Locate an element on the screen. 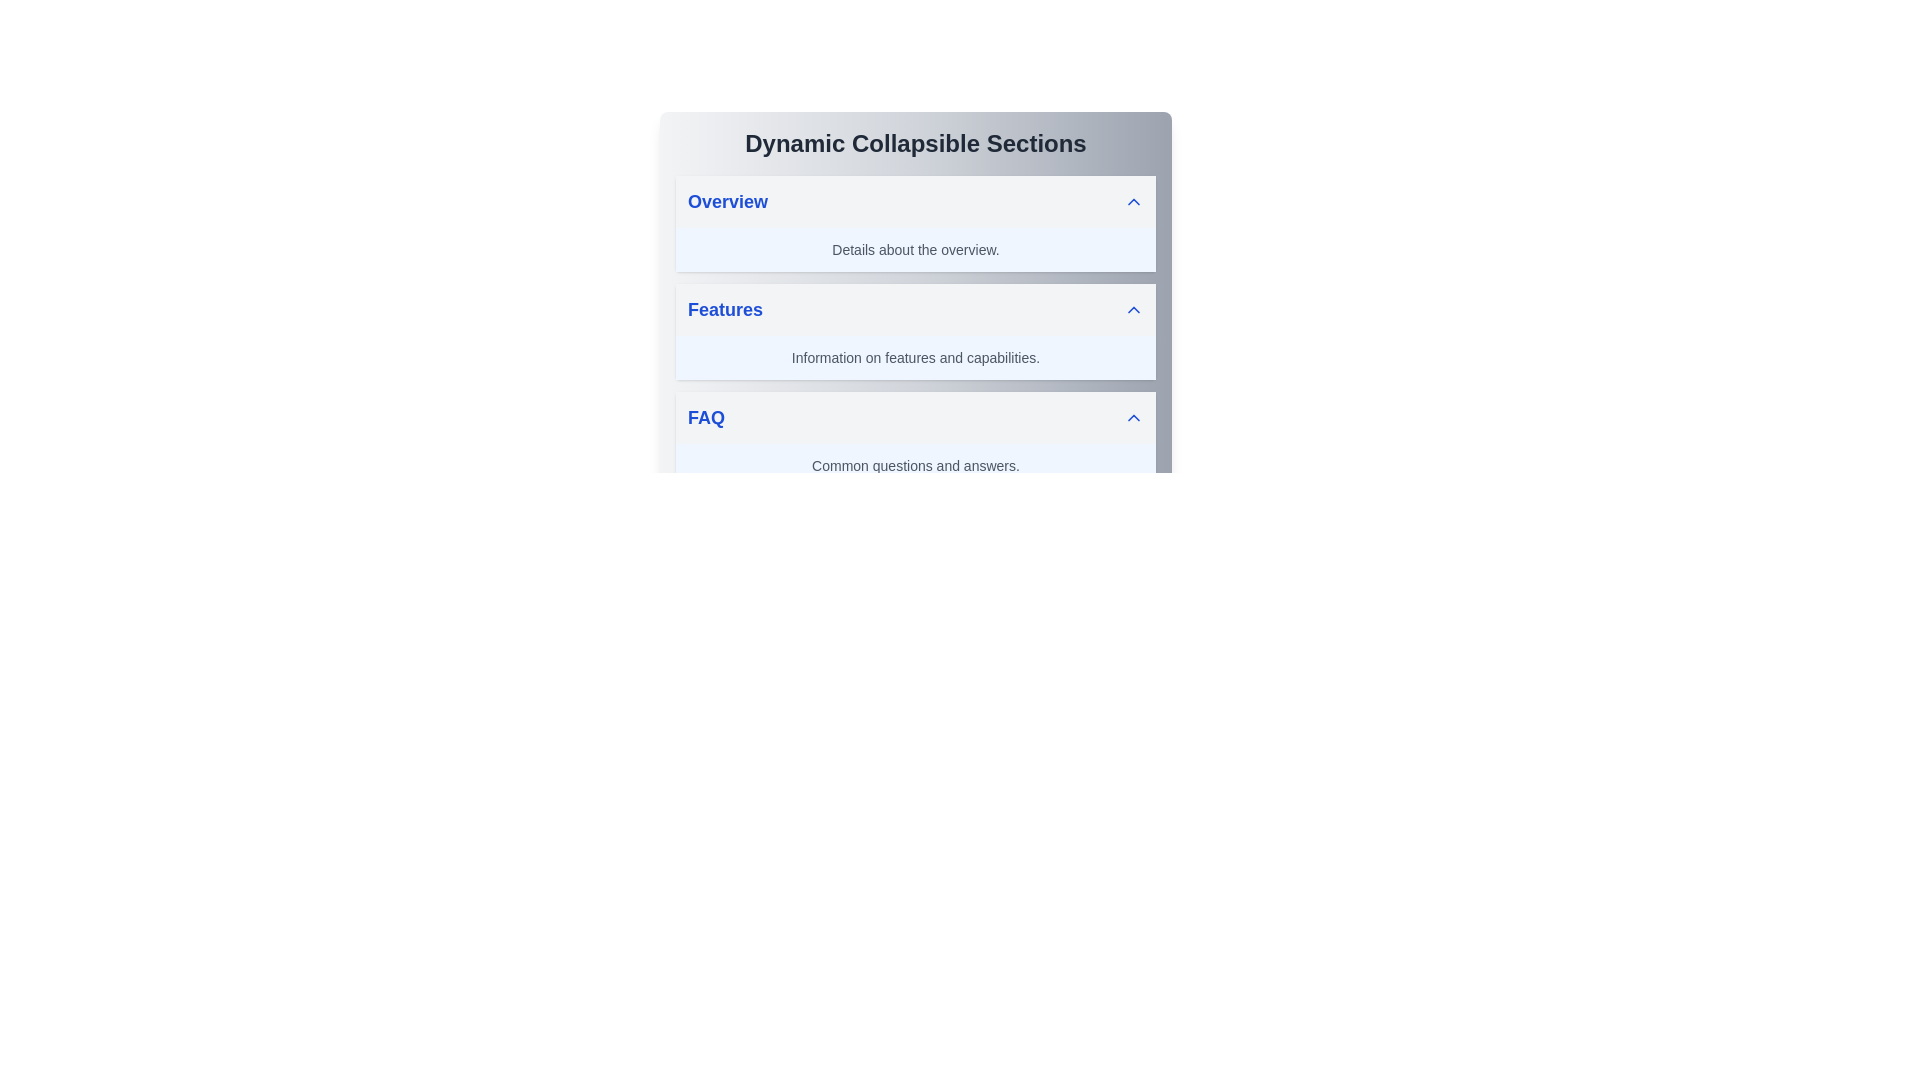 The width and height of the screenshot is (1920, 1080). text content displayed in the rectangular section beneath the 'Features' header, which contains the information 'Information on features and capabilities.' is located at coordinates (915, 357).